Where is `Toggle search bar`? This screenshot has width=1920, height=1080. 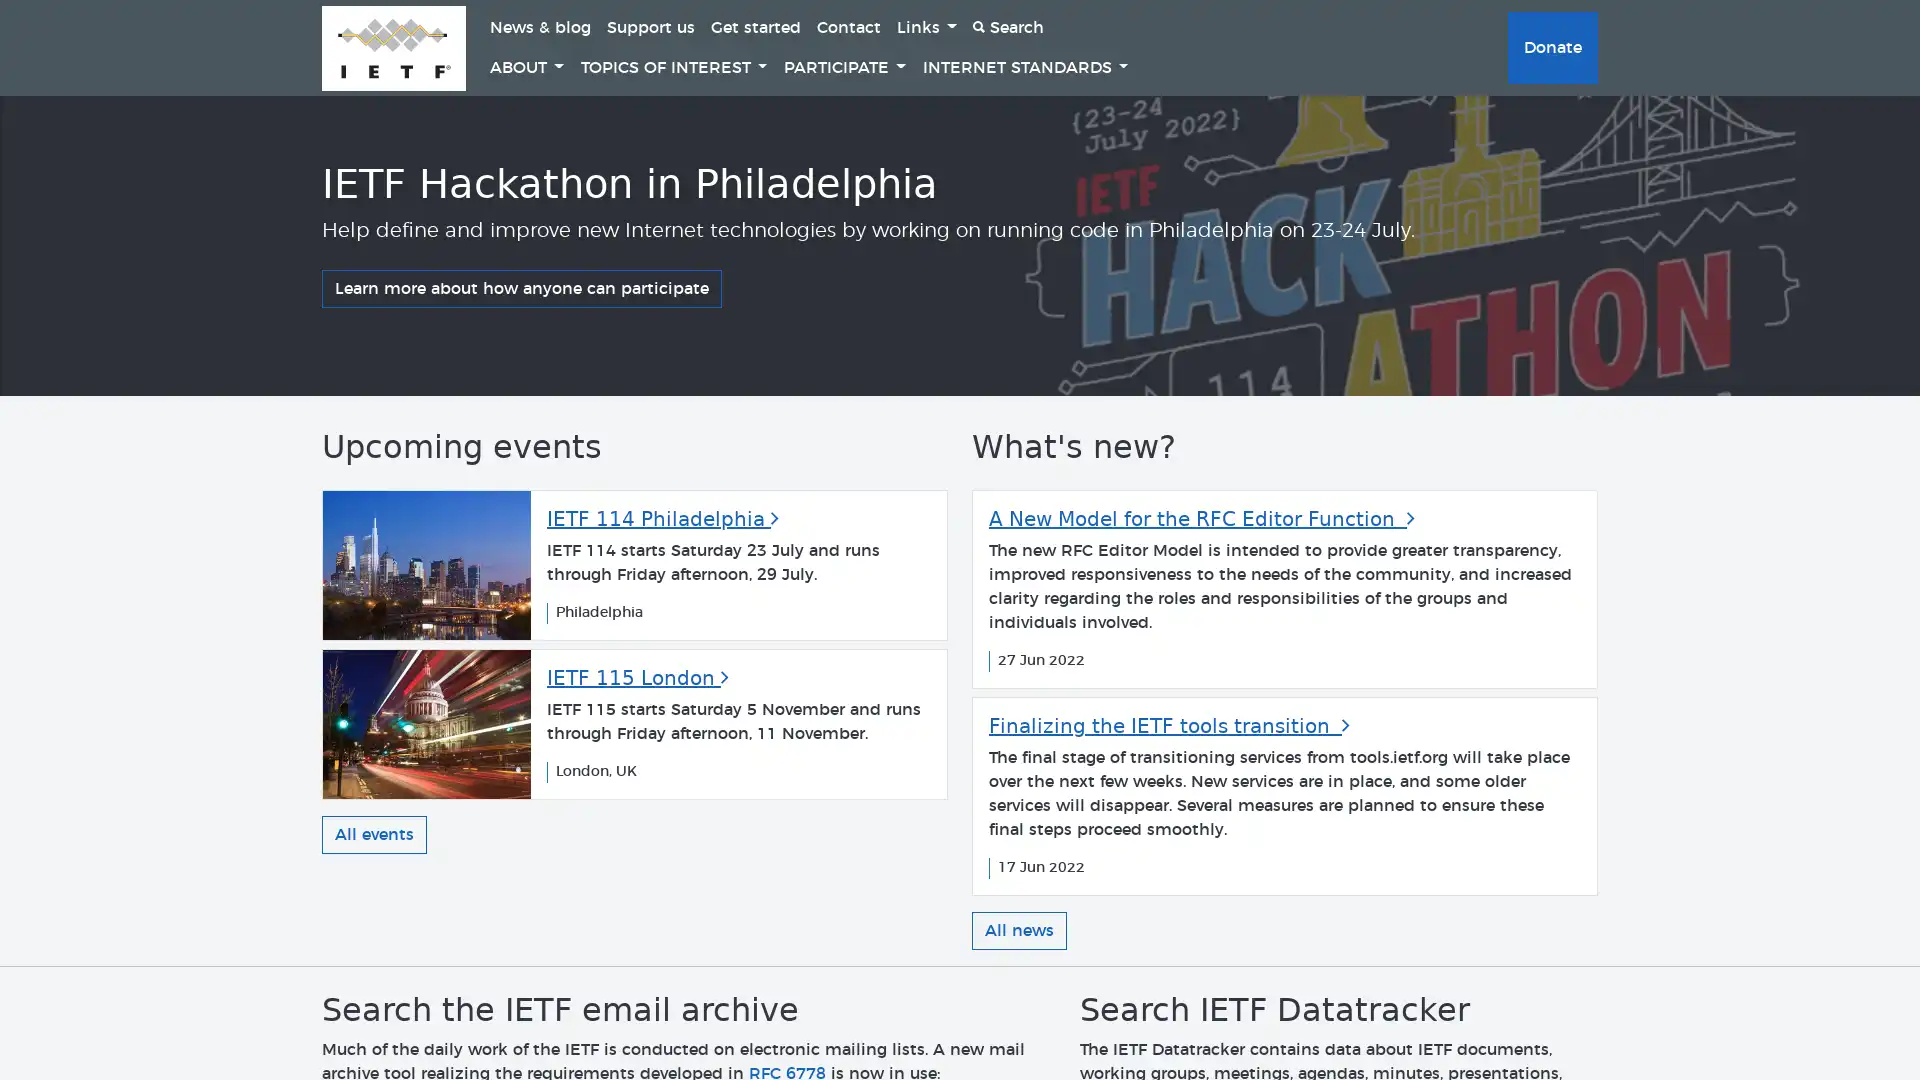 Toggle search bar is located at coordinates (1007, 27).